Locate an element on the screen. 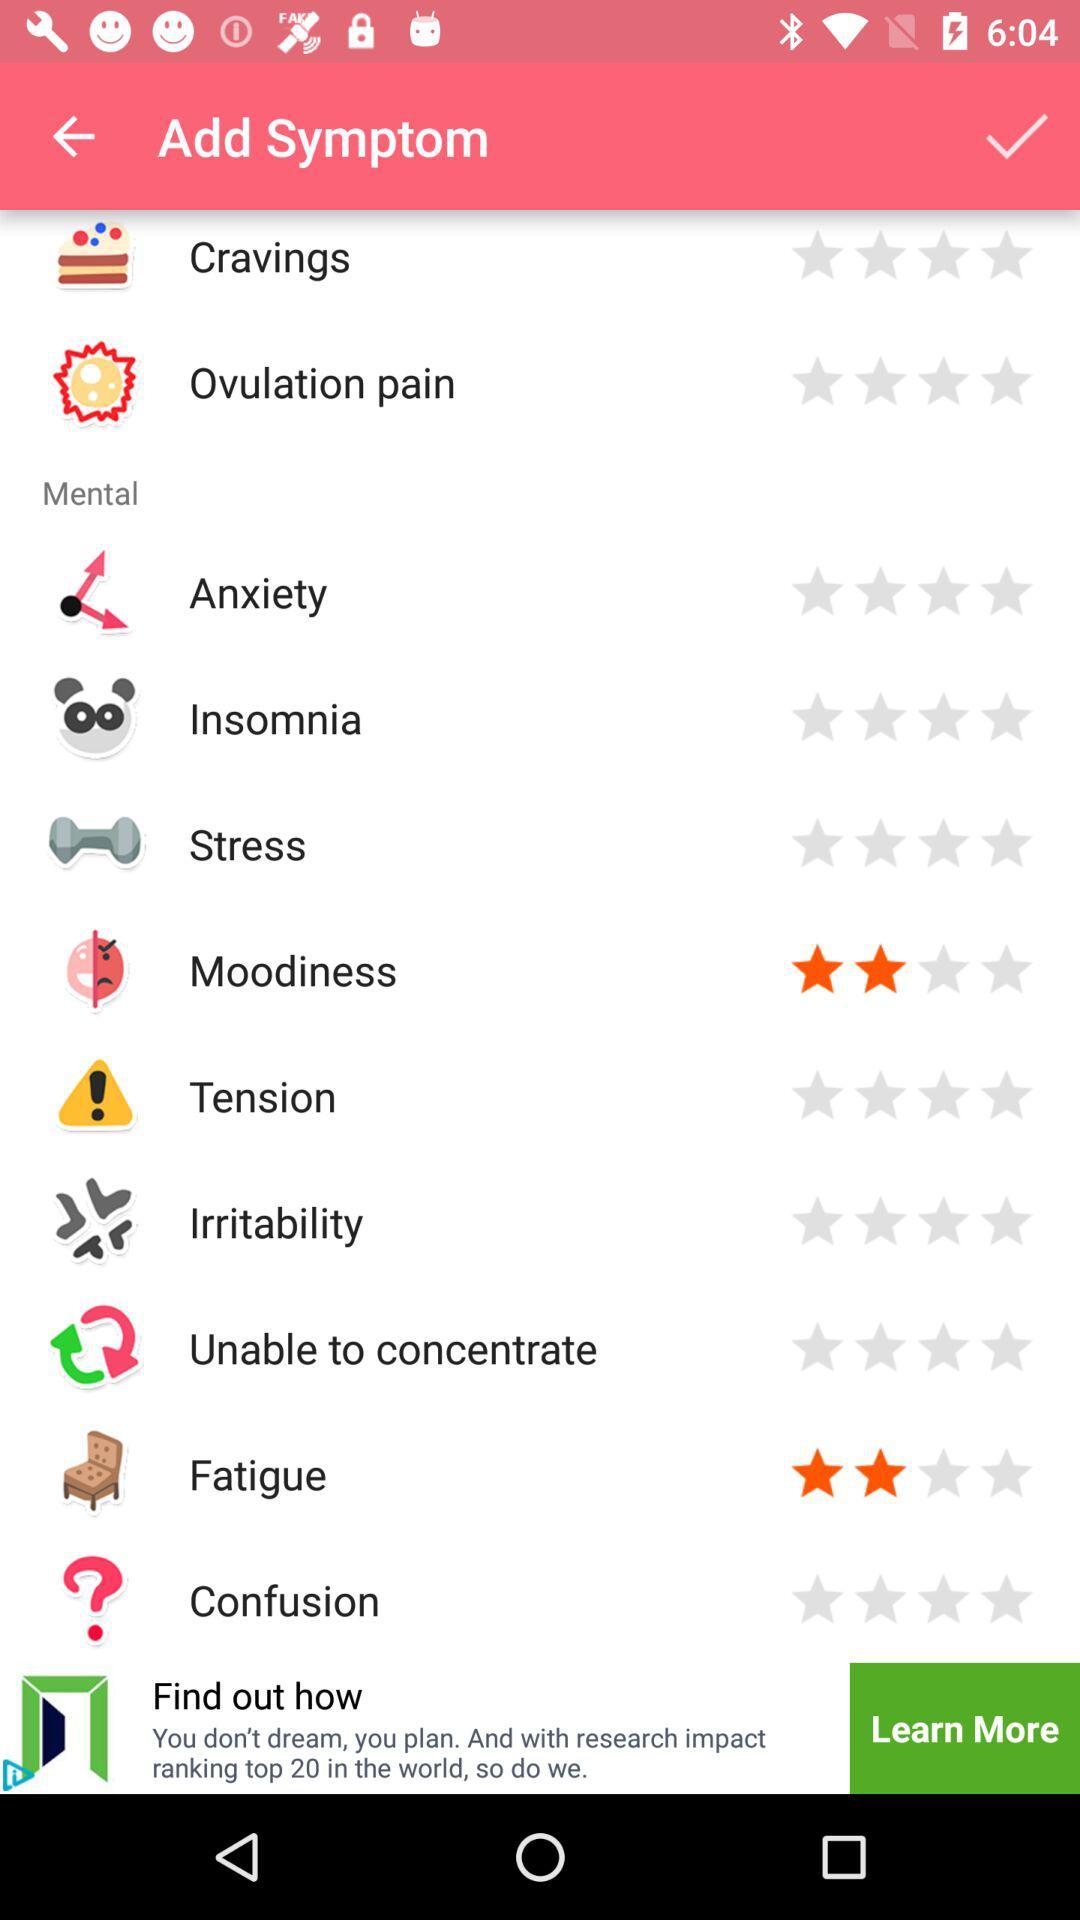 This screenshot has height=1920, width=1080. rate four stars is located at coordinates (1006, 381).